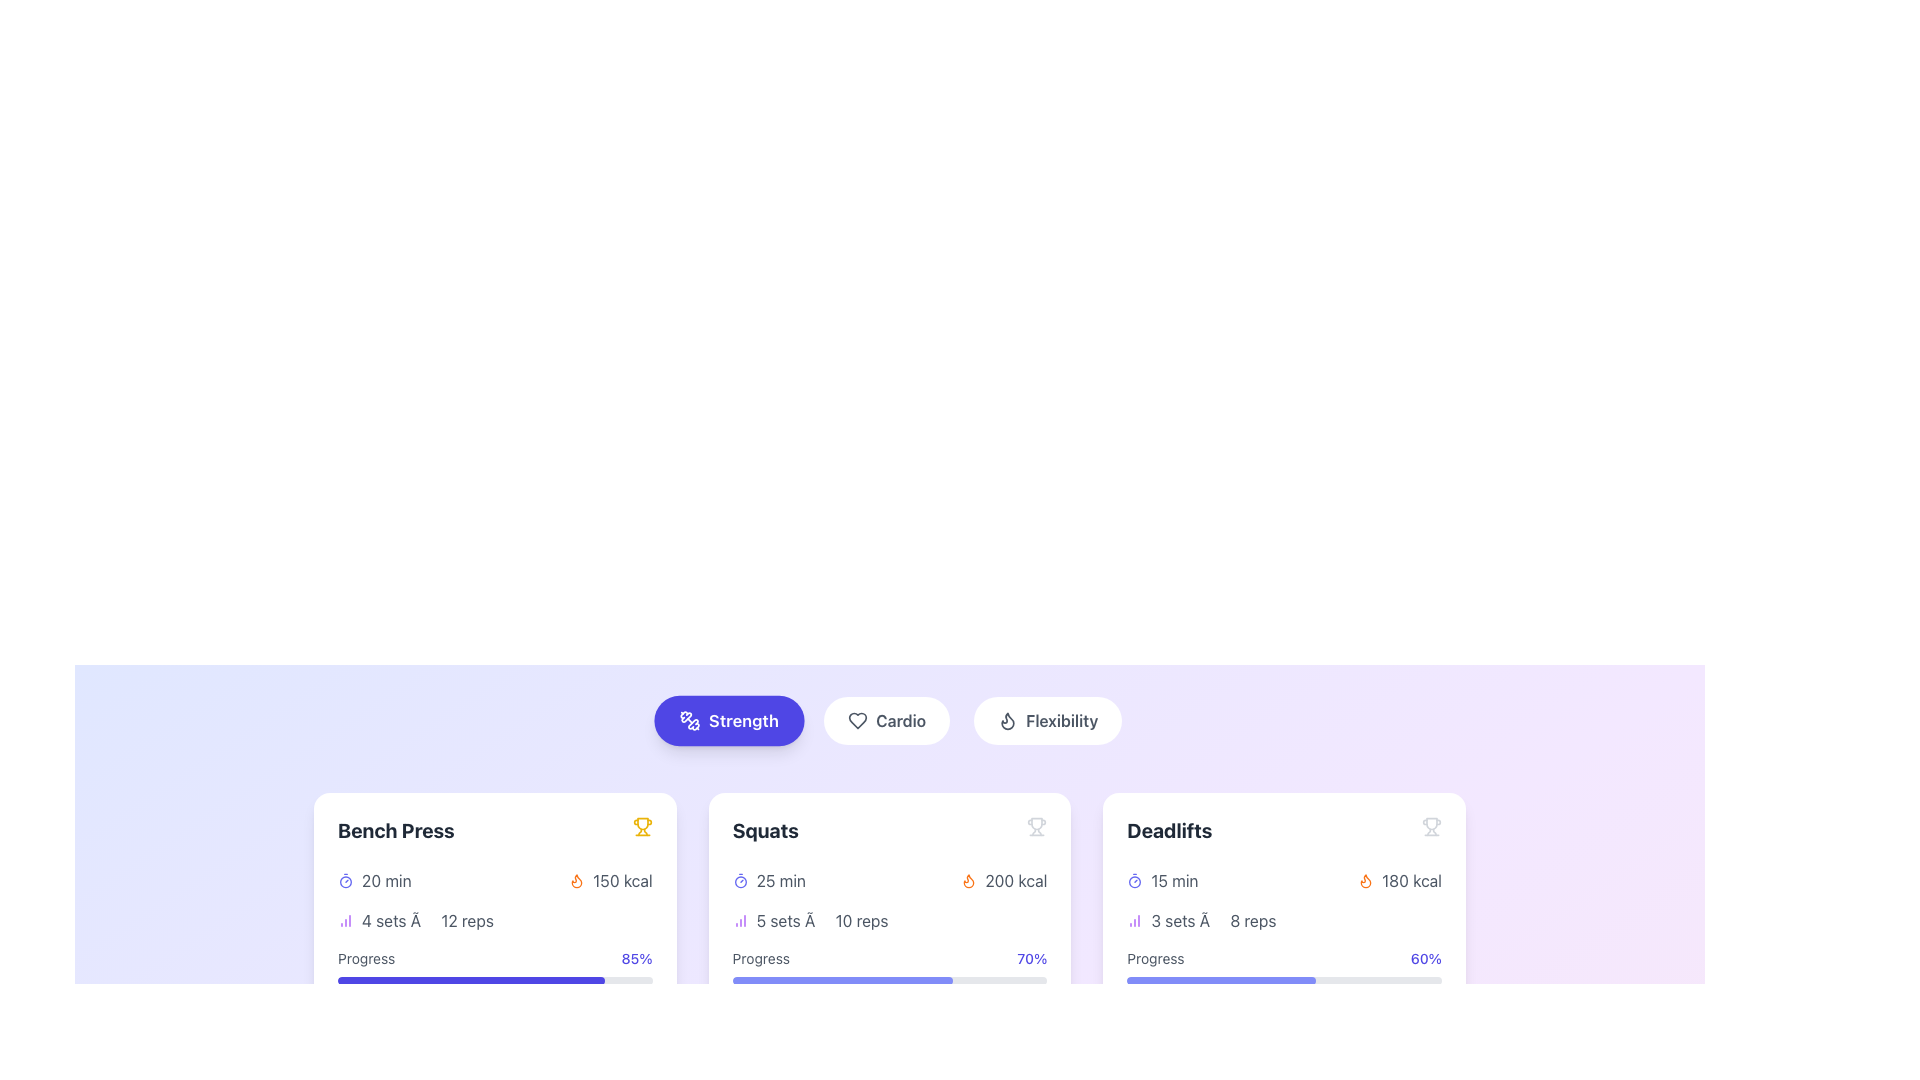 The width and height of the screenshot is (1920, 1080). What do you see at coordinates (1399, 879) in the screenshot?
I see `the informational label displaying caloric expenditure for the 'Deadlifts' activity, located in the rightmost card, near the top-right corner, next to the '15 min' text` at bounding box center [1399, 879].